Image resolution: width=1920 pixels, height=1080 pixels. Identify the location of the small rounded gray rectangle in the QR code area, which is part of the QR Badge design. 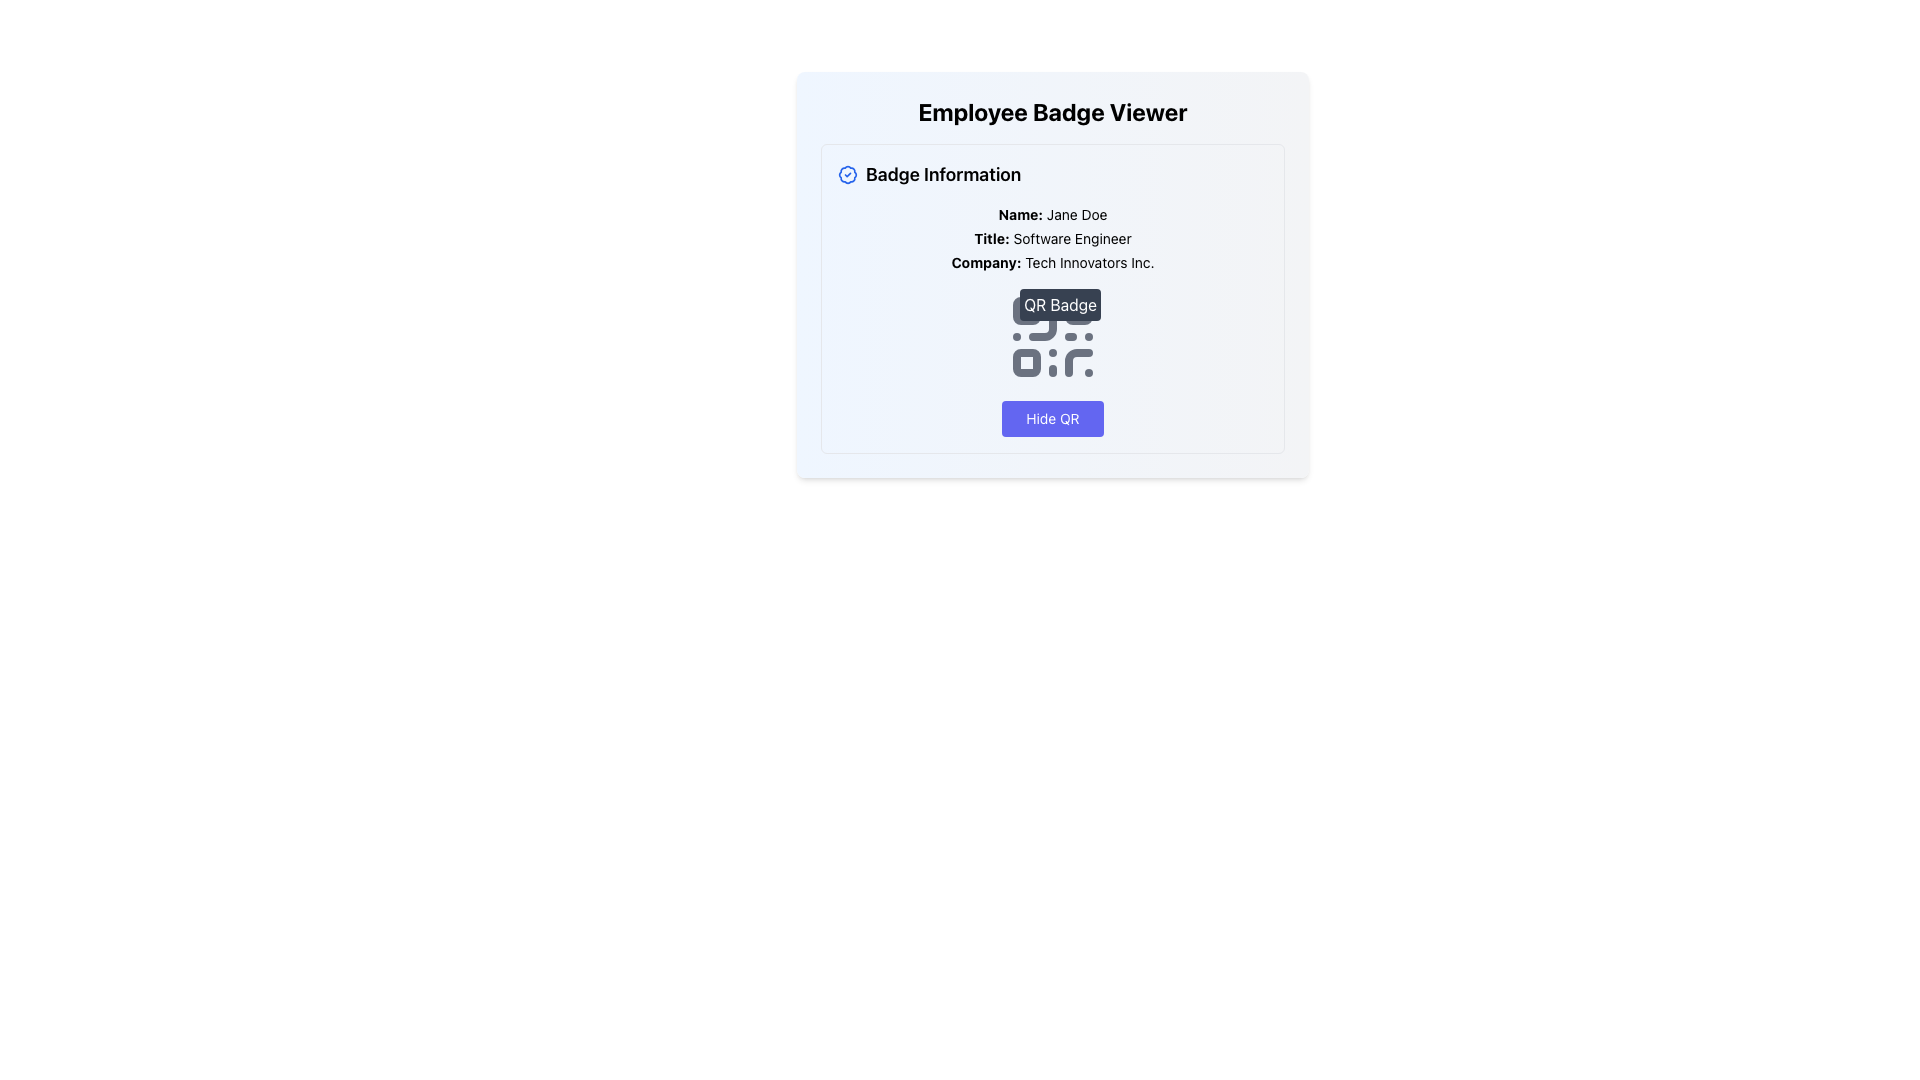
(1027, 311).